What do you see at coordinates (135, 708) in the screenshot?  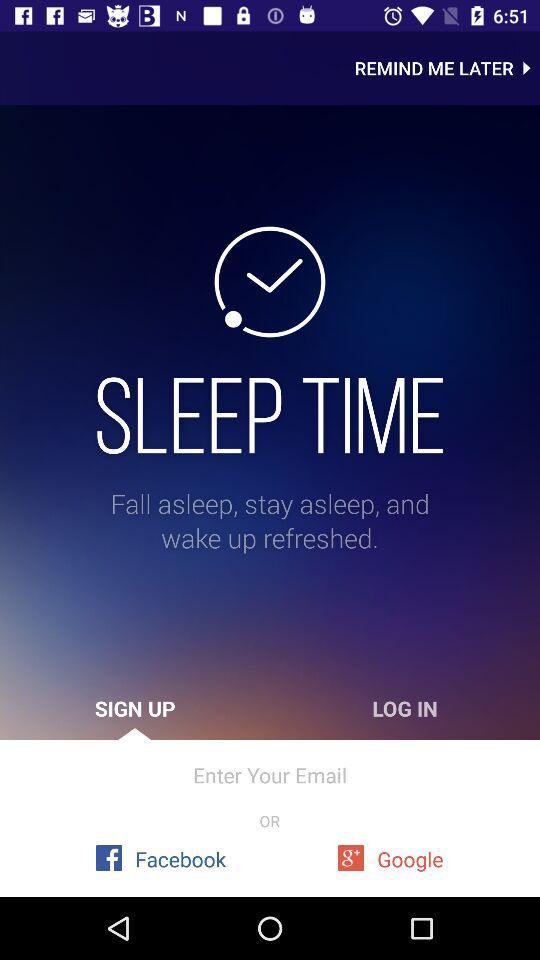 I see `icon to the left of log in` at bounding box center [135, 708].